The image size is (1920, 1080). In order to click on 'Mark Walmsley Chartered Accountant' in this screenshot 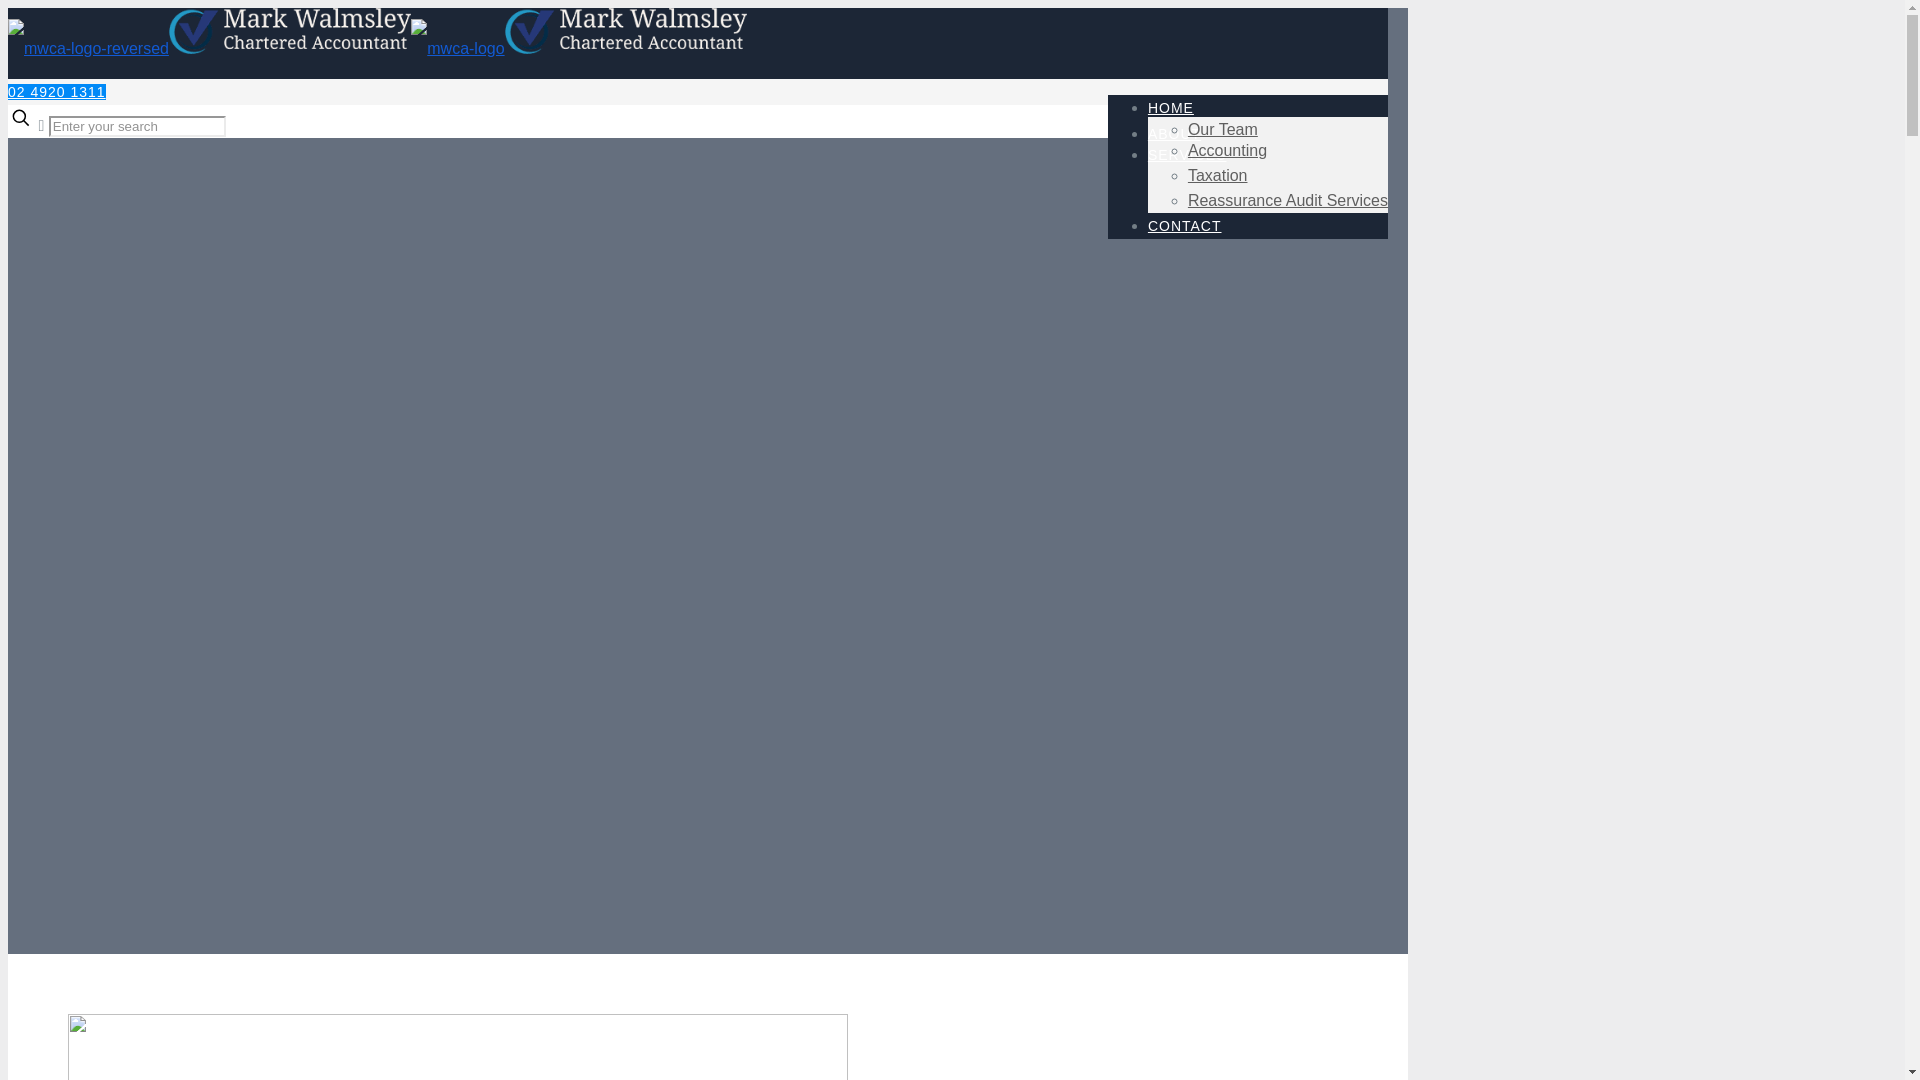, I will do `click(377, 47)`.